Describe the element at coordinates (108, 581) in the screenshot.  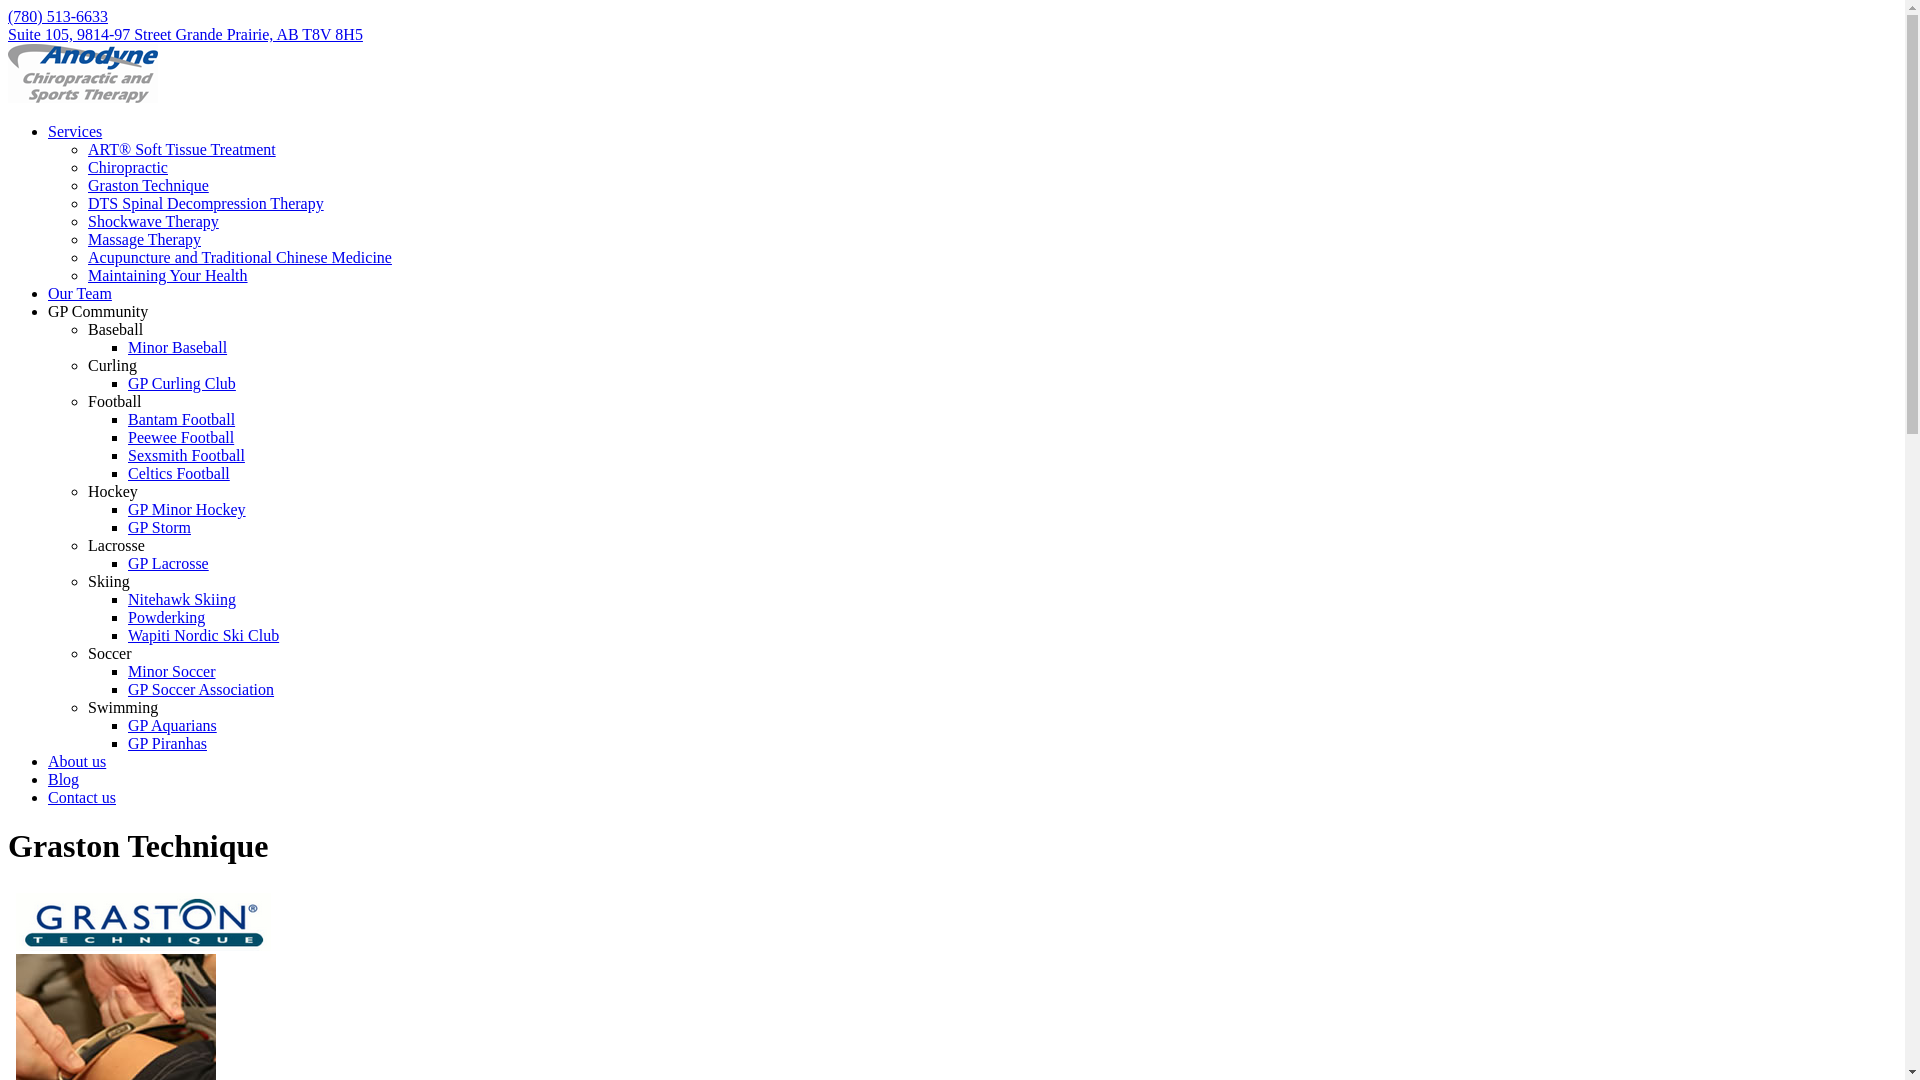
I see `'Skiing'` at that location.